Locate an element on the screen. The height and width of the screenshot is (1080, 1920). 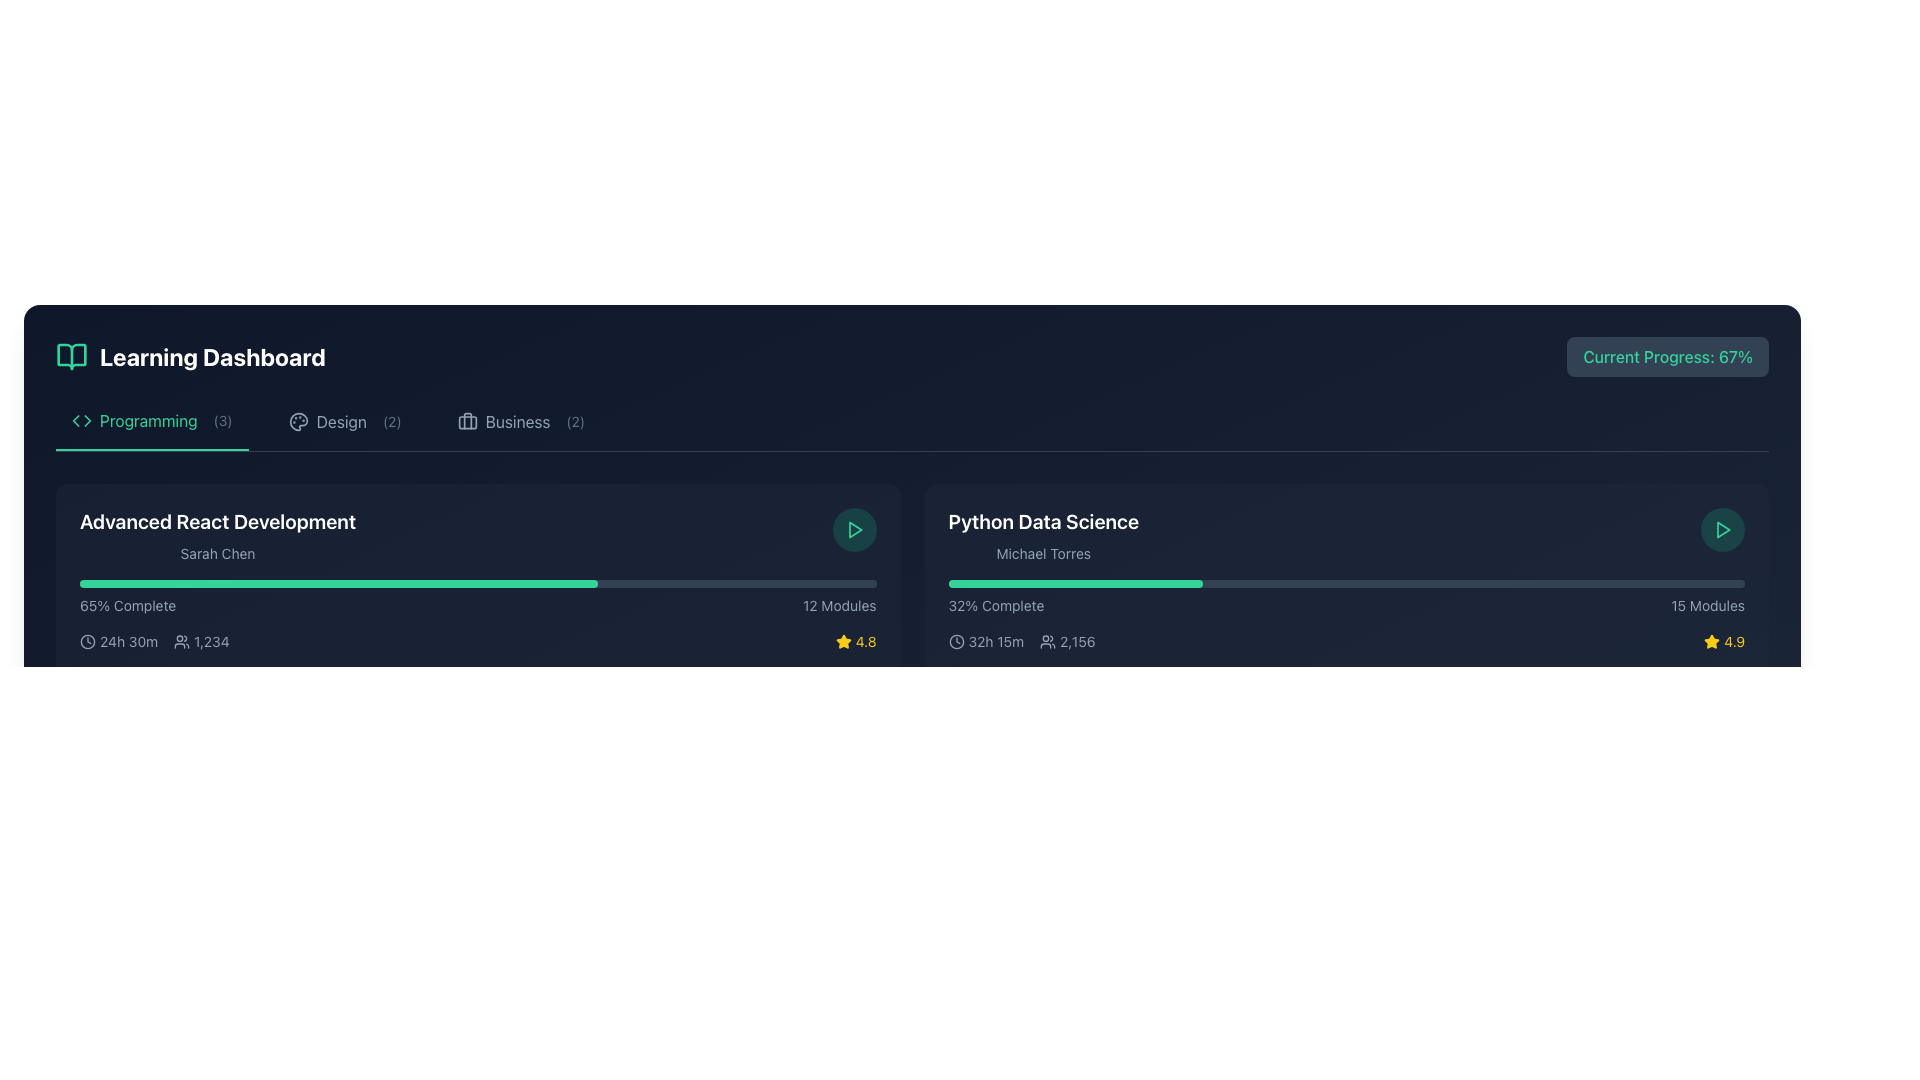
the static text label that indicates the progress percentage, located to the left of '12 Modules' near the progress bar under the 'Advanced React Development' section is located at coordinates (127, 604).